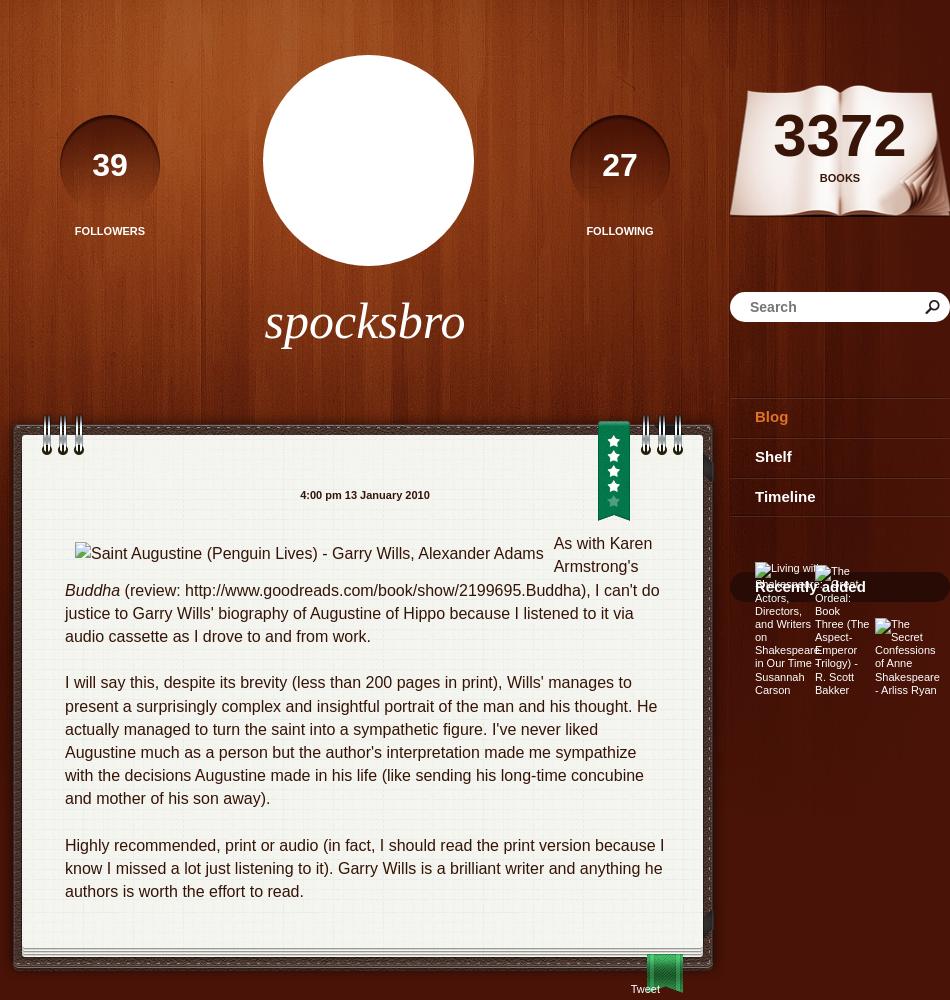 This screenshot has width=950, height=1000. I want to click on '(review: http://www.goodreads.com/book/show/2199695.Buddha), I can't do justice to Garry Wills' biography of Augustine of Hippo because I listened to it via audio cassette as I drove to and from work.', so click(361, 611).